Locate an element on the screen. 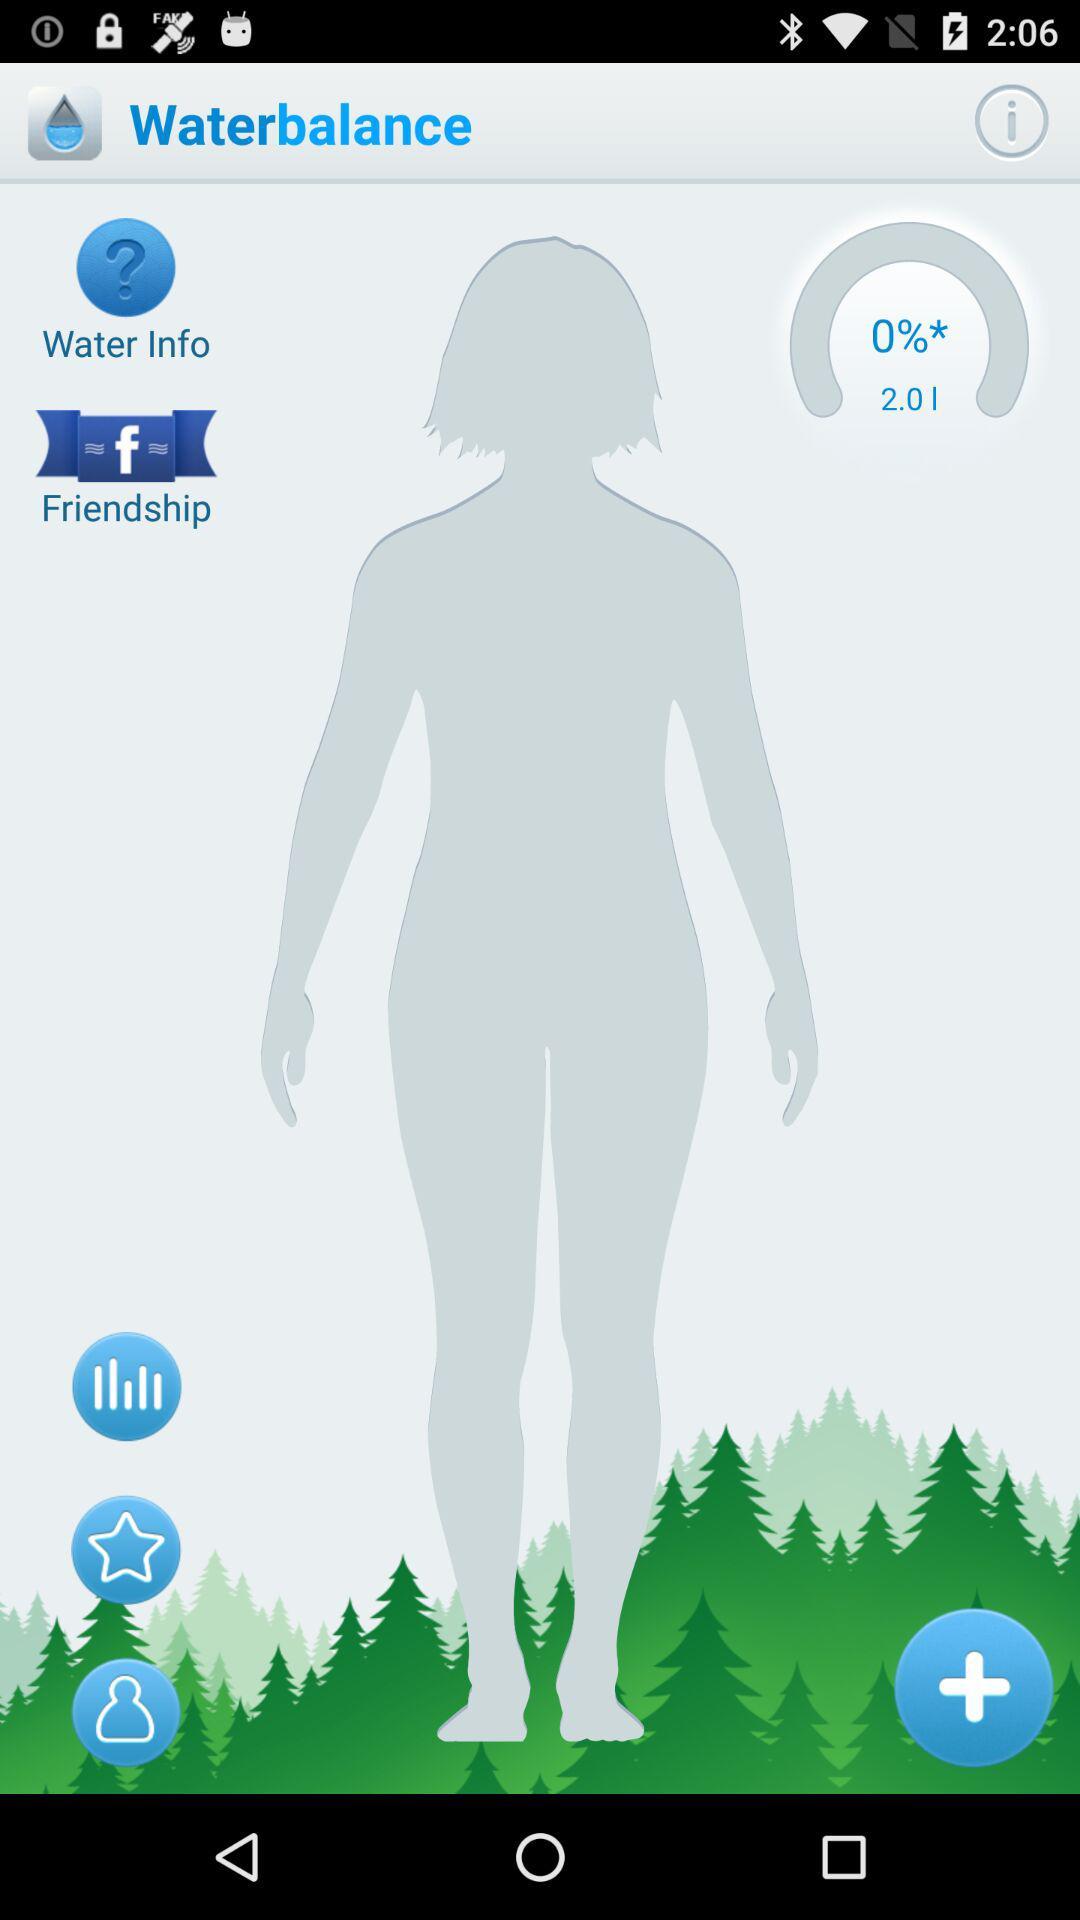 Image resolution: width=1080 pixels, height=1920 pixels. information is located at coordinates (972, 1686).